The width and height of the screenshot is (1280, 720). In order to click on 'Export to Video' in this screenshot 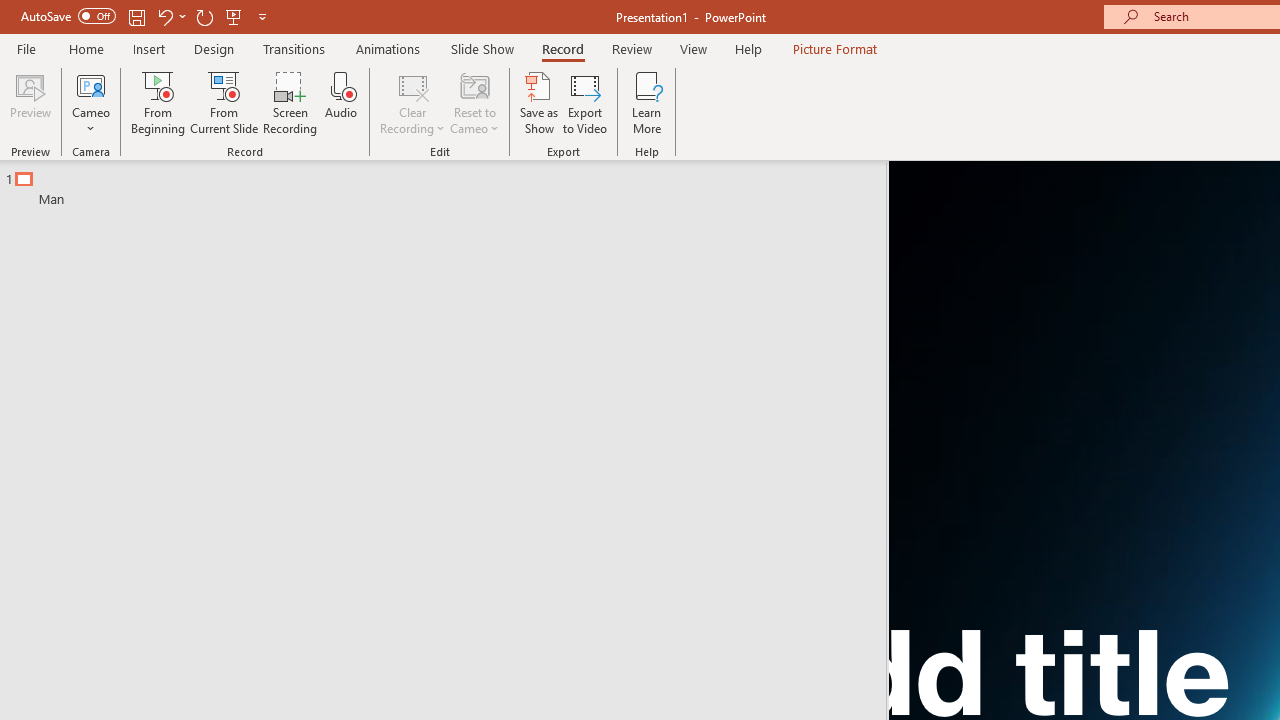, I will do `click(584, 103)`.